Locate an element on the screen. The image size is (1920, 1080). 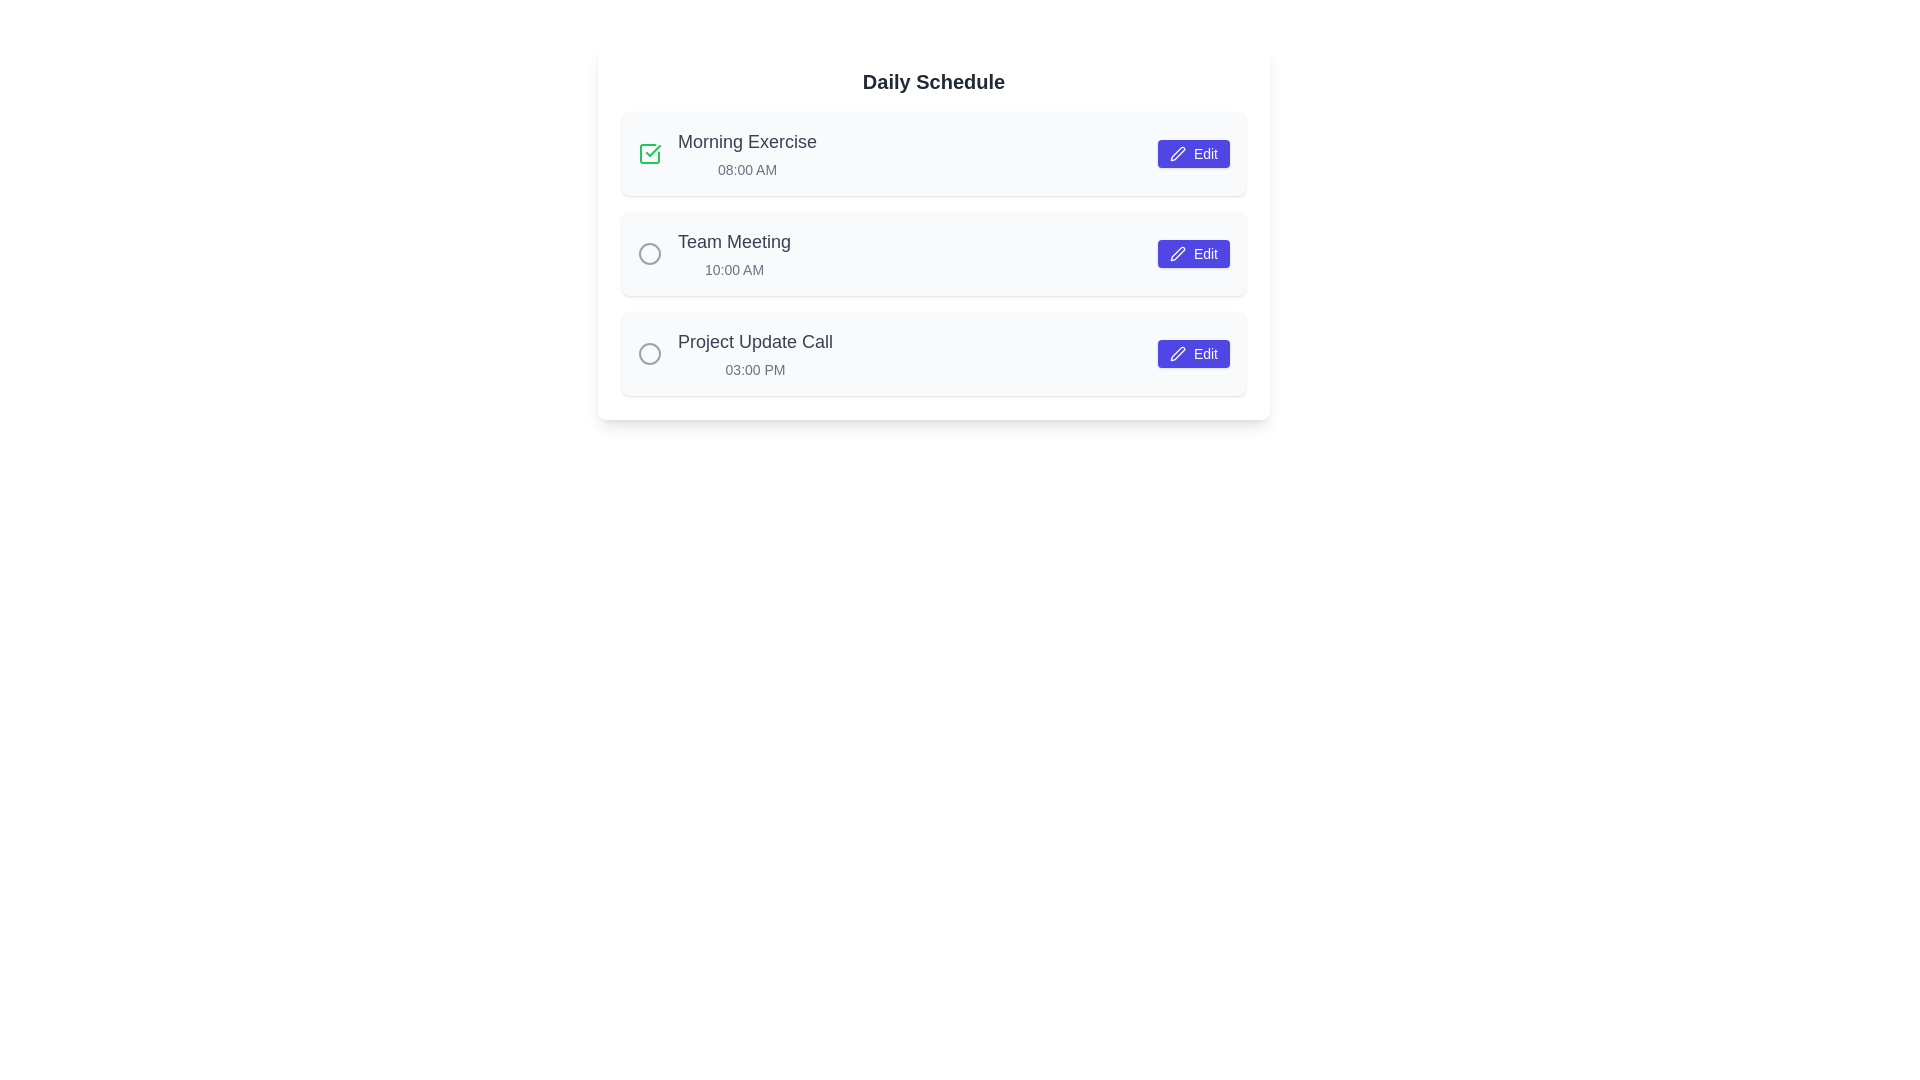
the small pencil icon that is part of the 'Edit' button aligned with the text 'Edit' in the third schedule entry labeled 'Project Update Call' is located at coordinates (1177, 353).